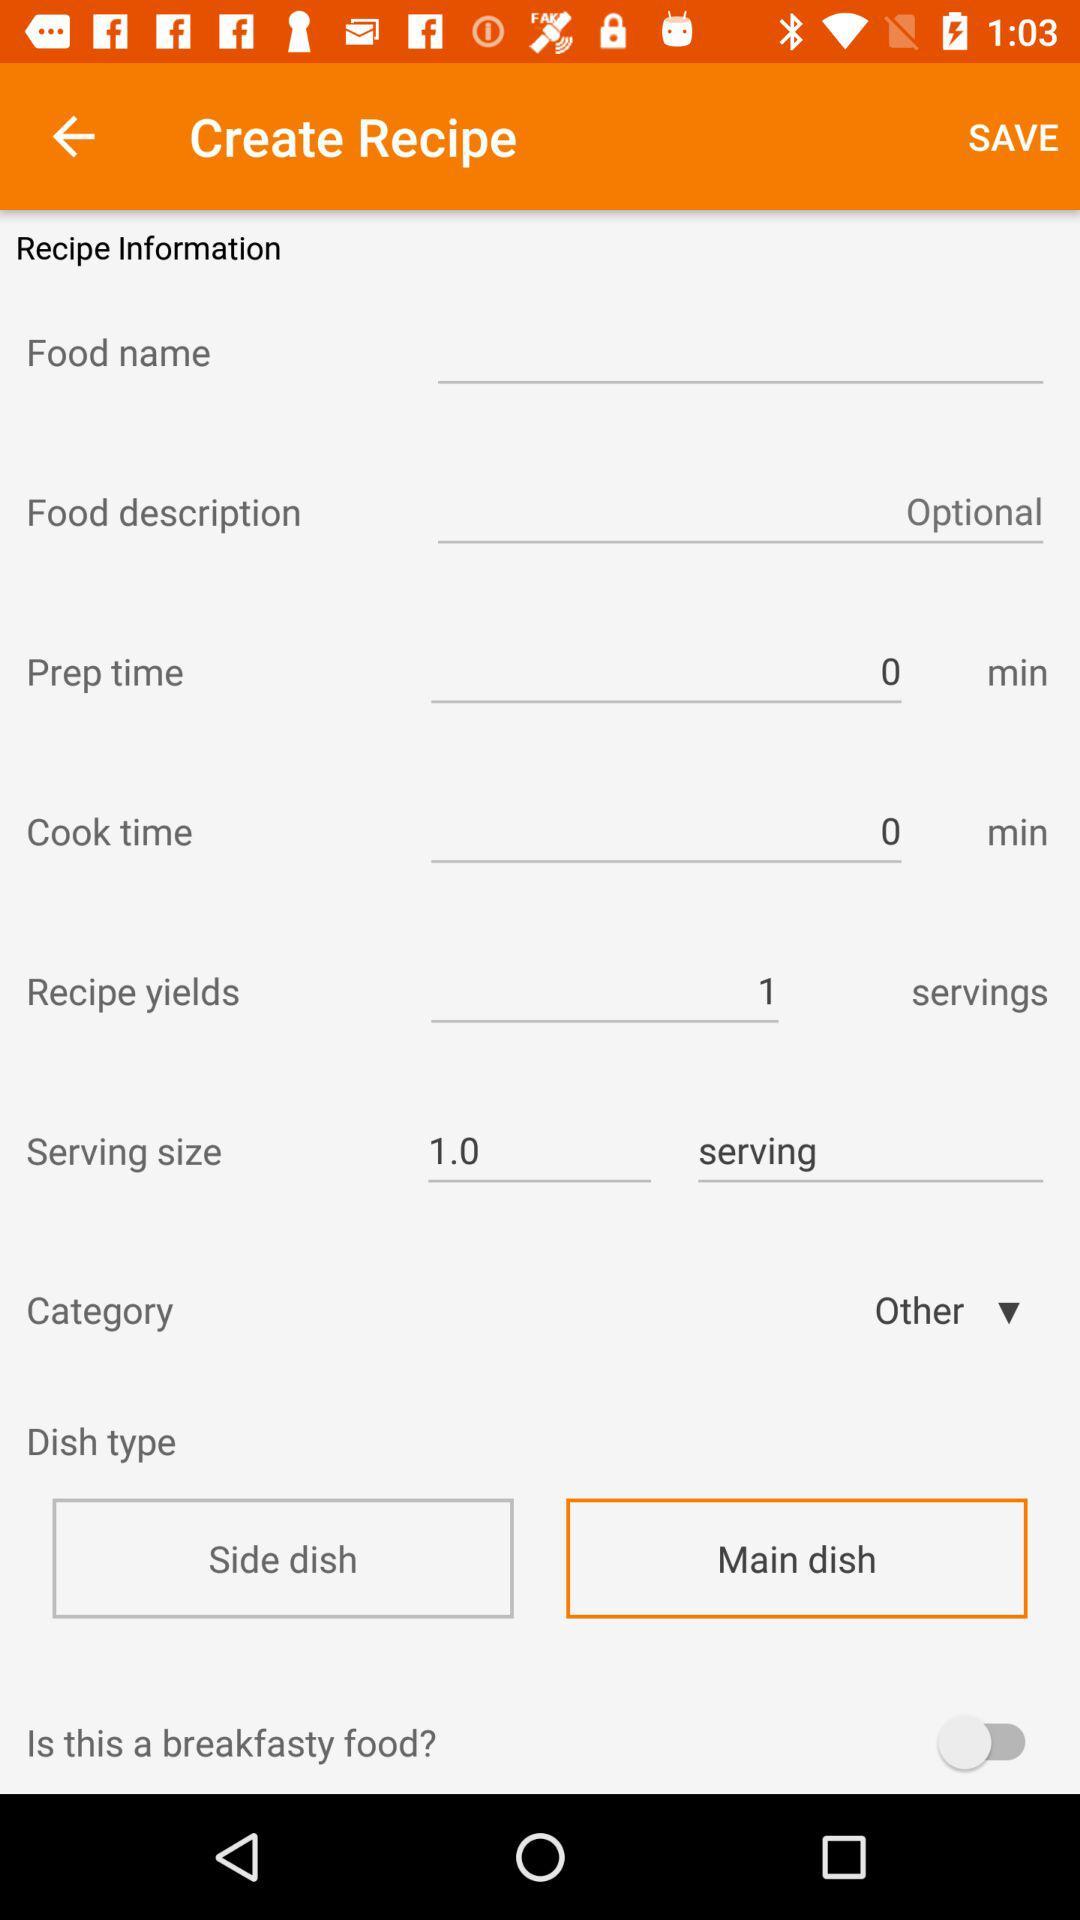 The height and width of the screenshot is (1920, 1080). Describe the element at coordinates (540, 1741) in the screenshot. I see `the is this a item` at that location.